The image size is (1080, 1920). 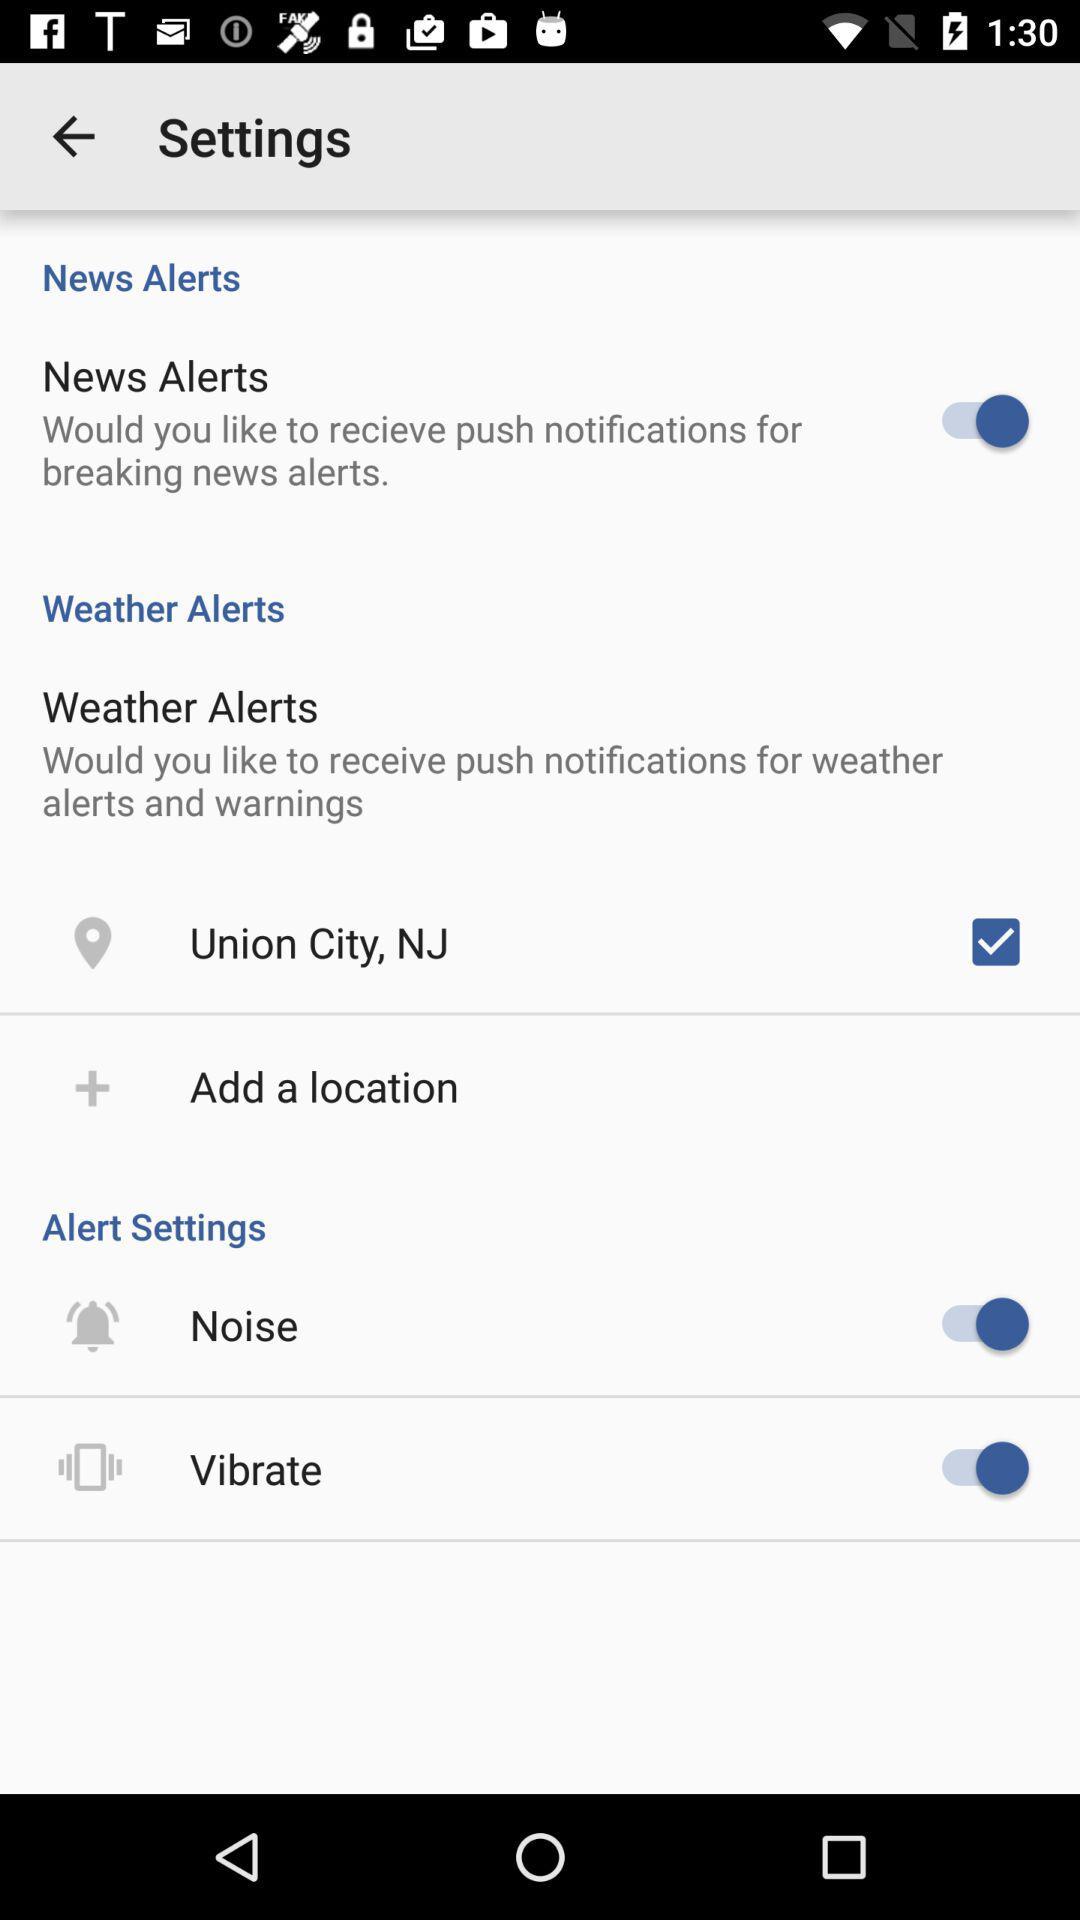 I want to click on noise, so click(x=243, y=1324).